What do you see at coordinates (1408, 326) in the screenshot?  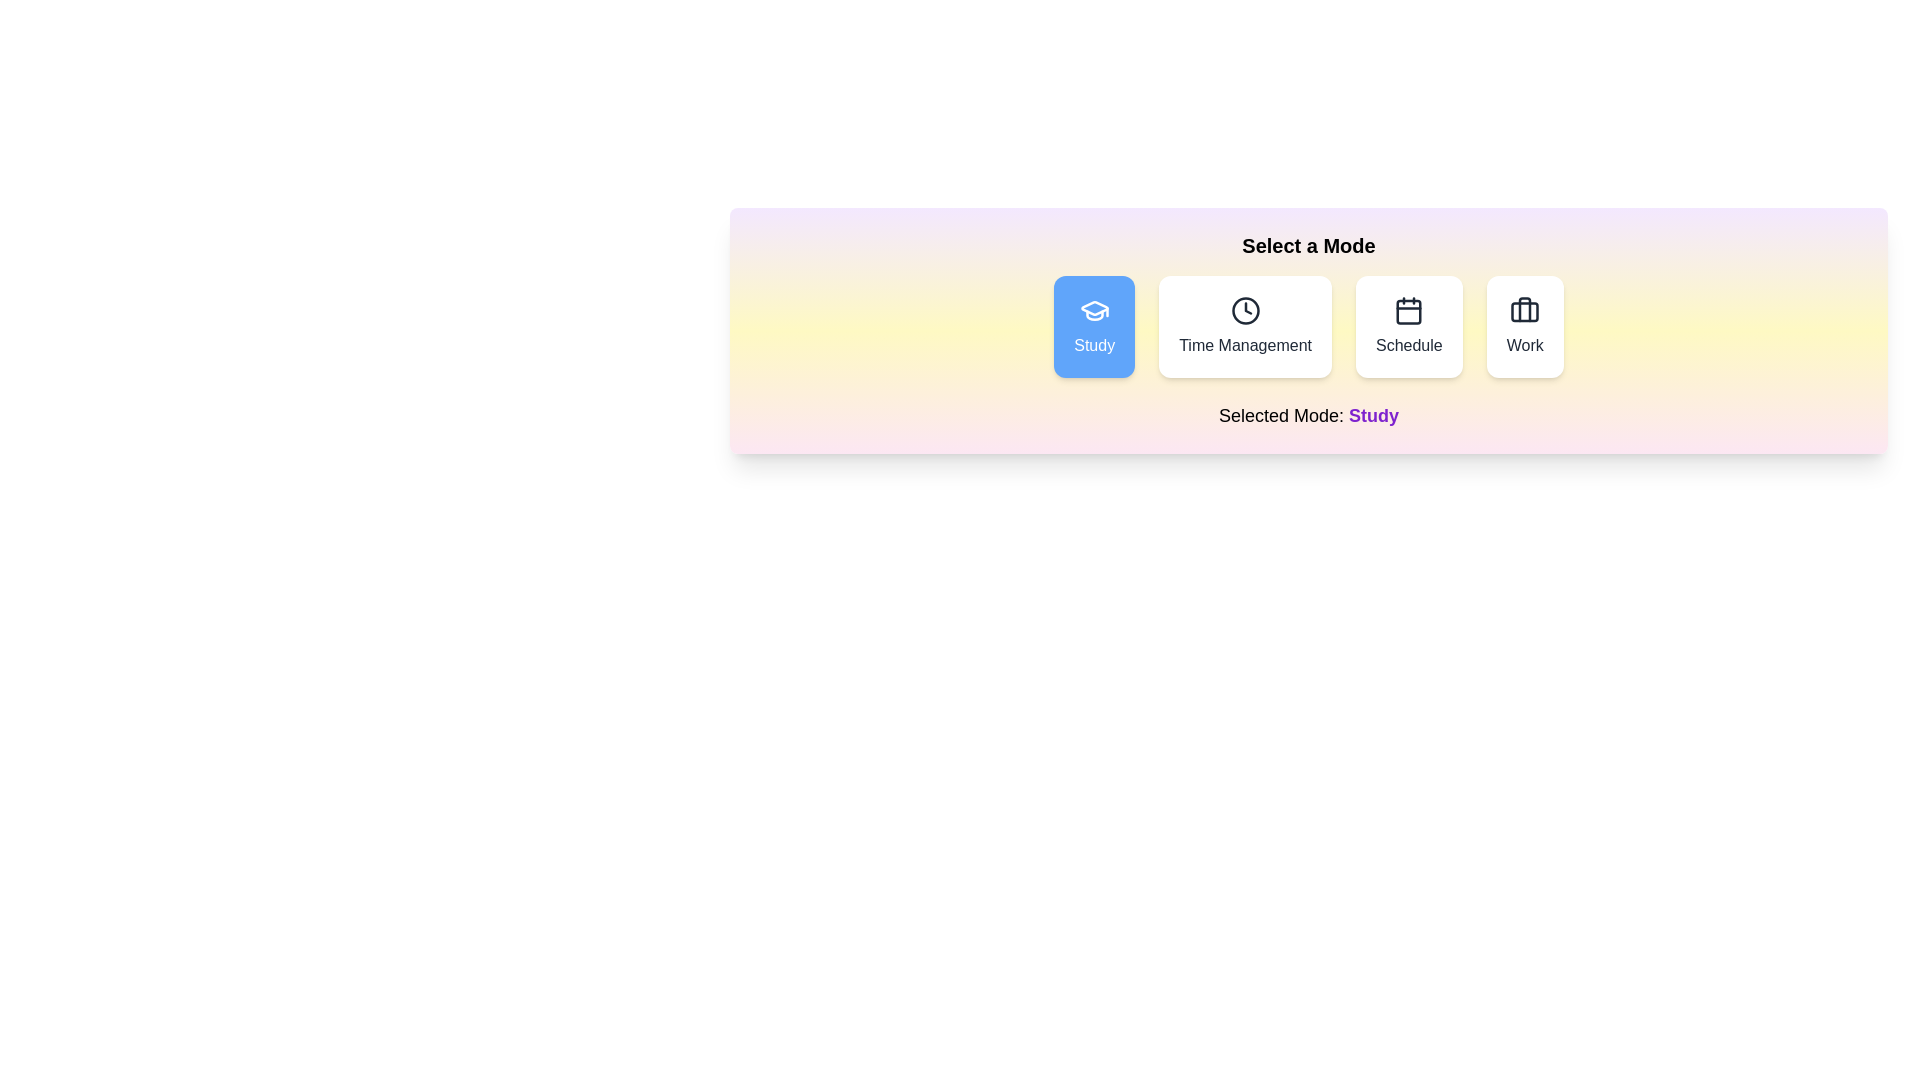 I see `the button corresponding to the mode Schedule` at bounding box center [1408, 326].